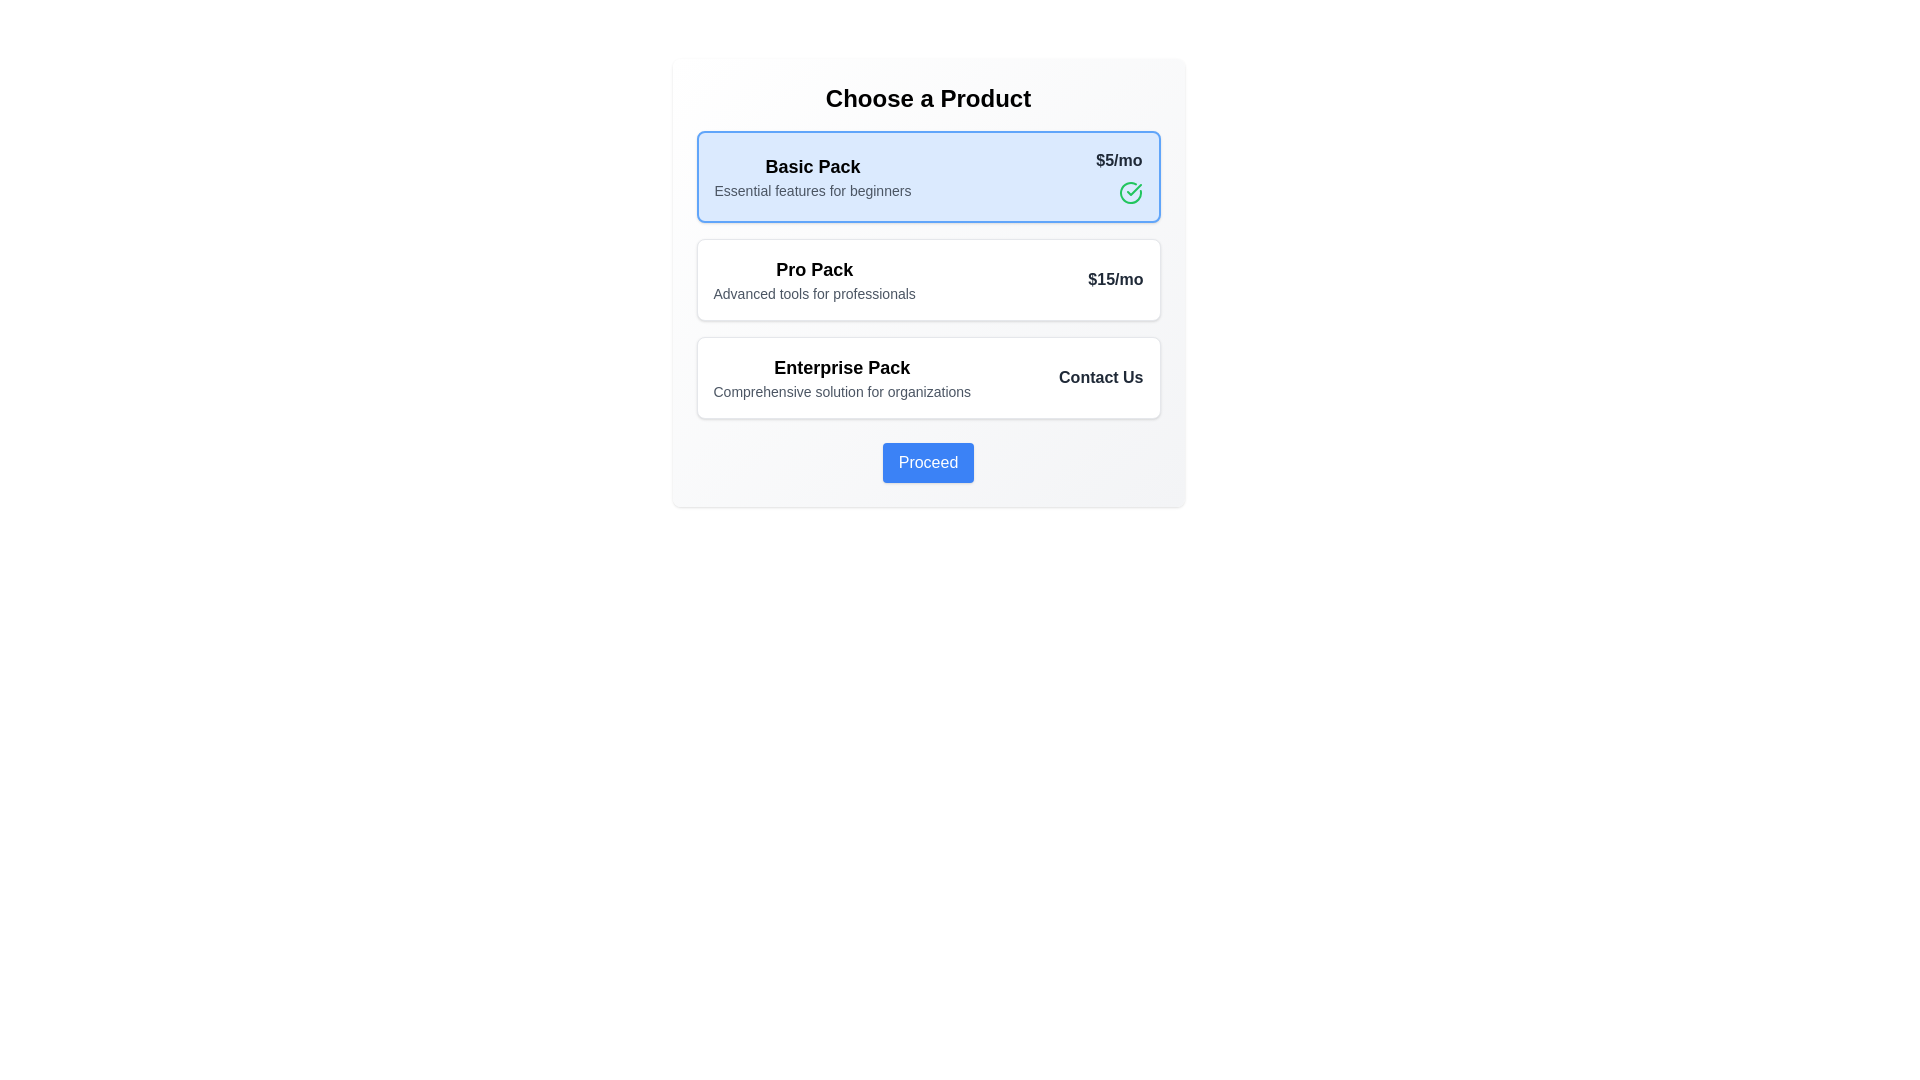  Describe the element at coordinates (927, 282) in the screenshot. I see `the 'Pro Pack' selectable card in the 'Choose a Product' panel` at that location.